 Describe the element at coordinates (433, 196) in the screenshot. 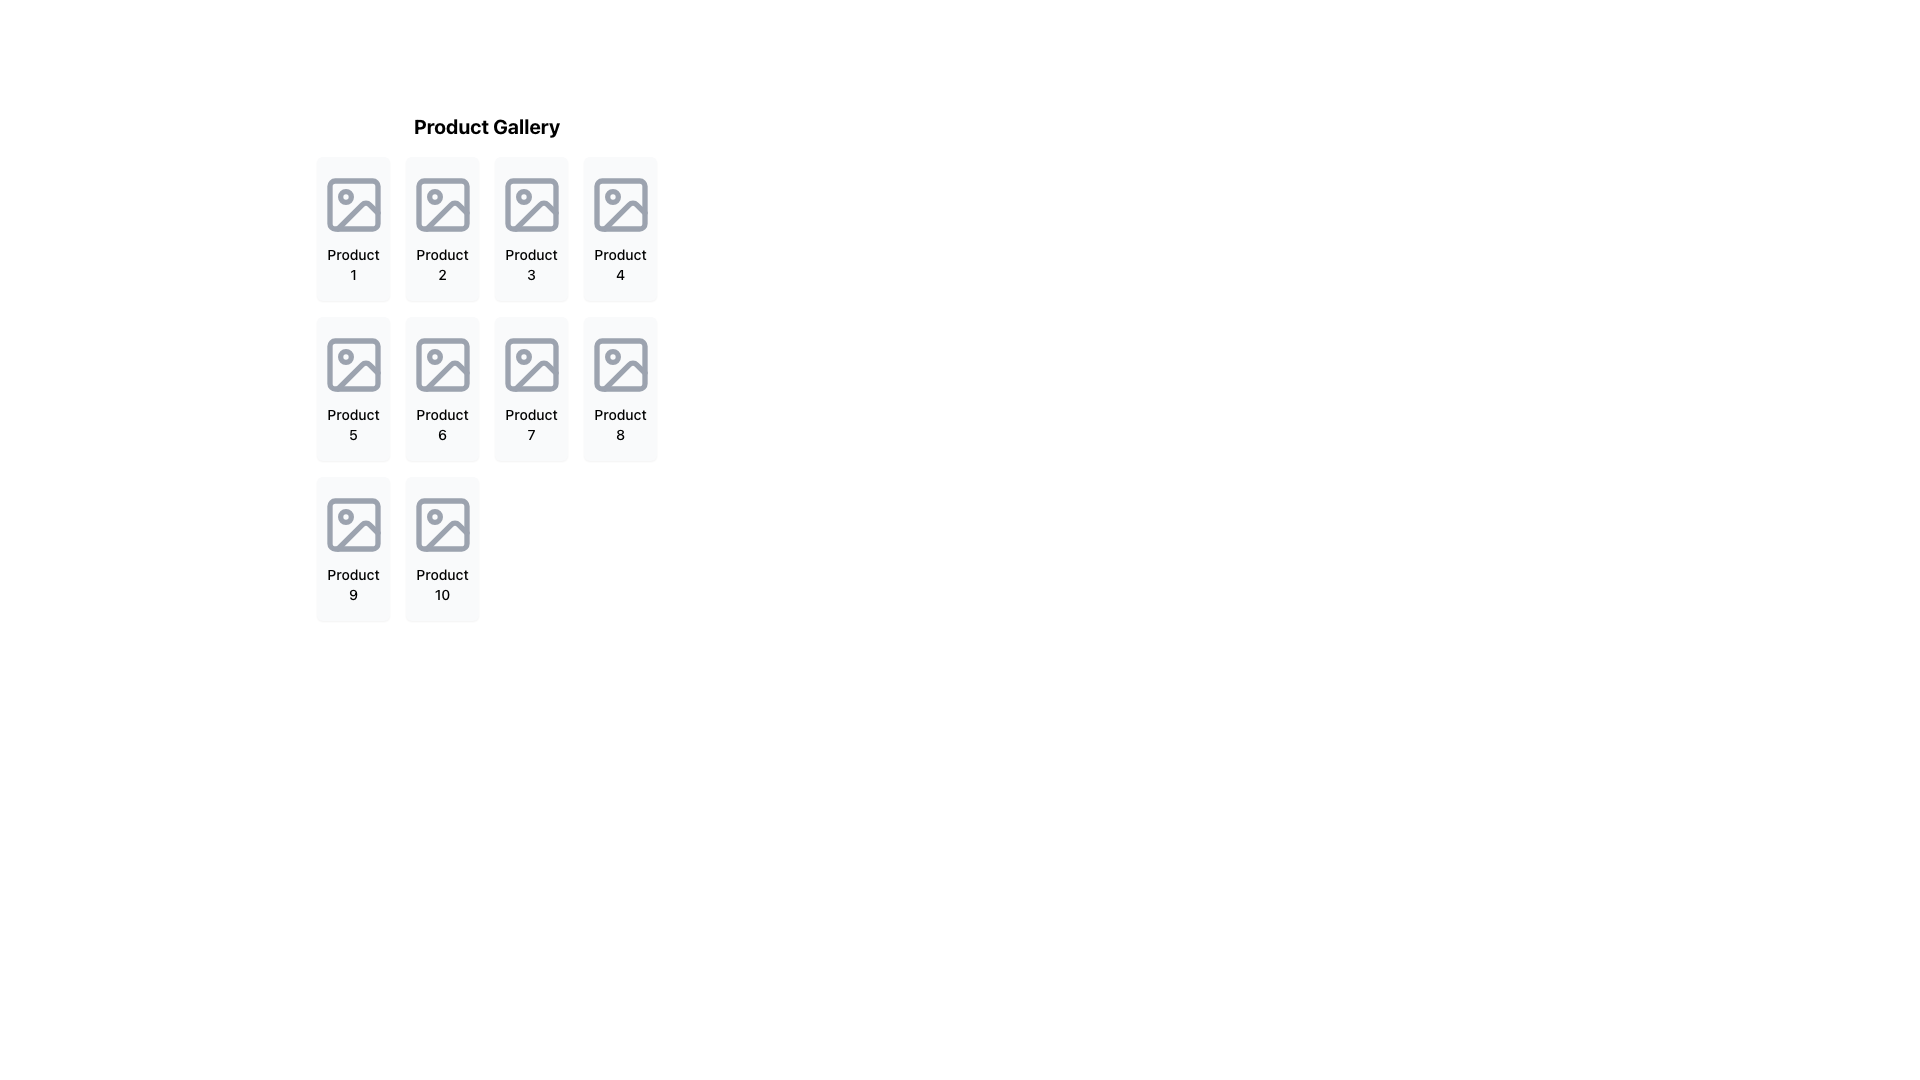

I see `the small circular icon located inside the second product's placeholder image in the product gallery grid layout` at that location.